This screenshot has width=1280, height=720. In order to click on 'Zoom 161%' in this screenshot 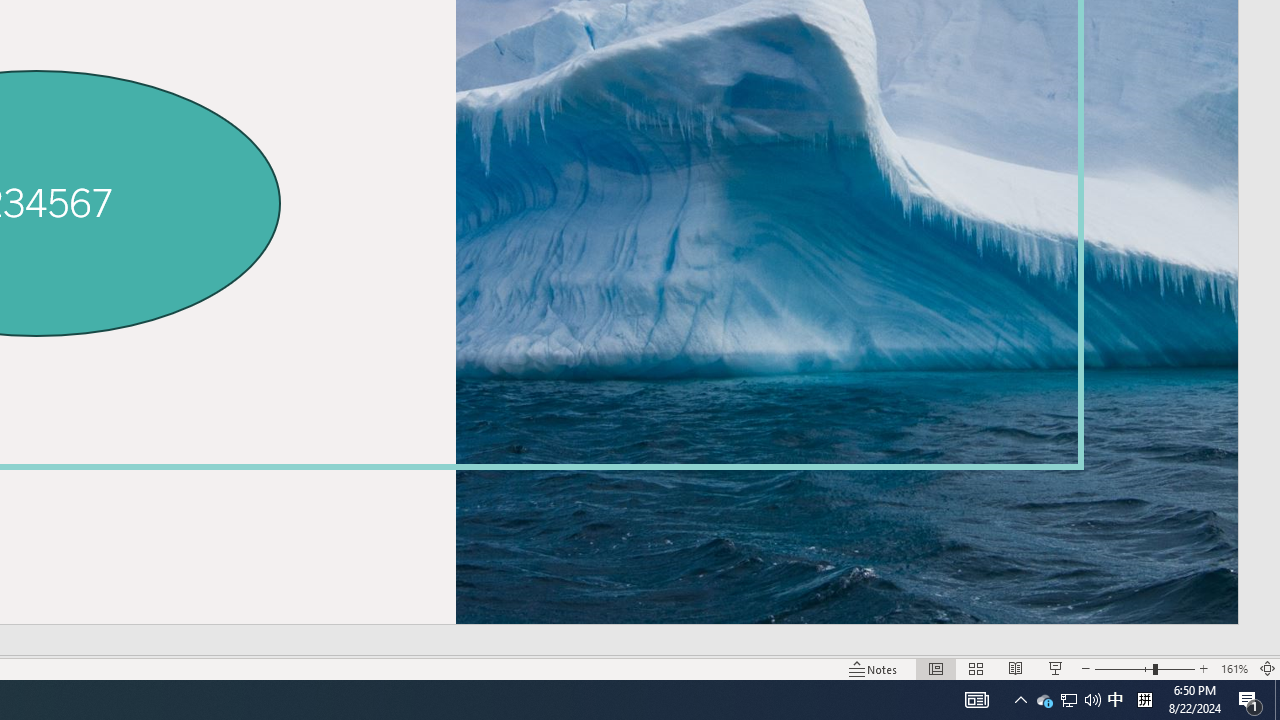, I will do `click(1233, 669)`.